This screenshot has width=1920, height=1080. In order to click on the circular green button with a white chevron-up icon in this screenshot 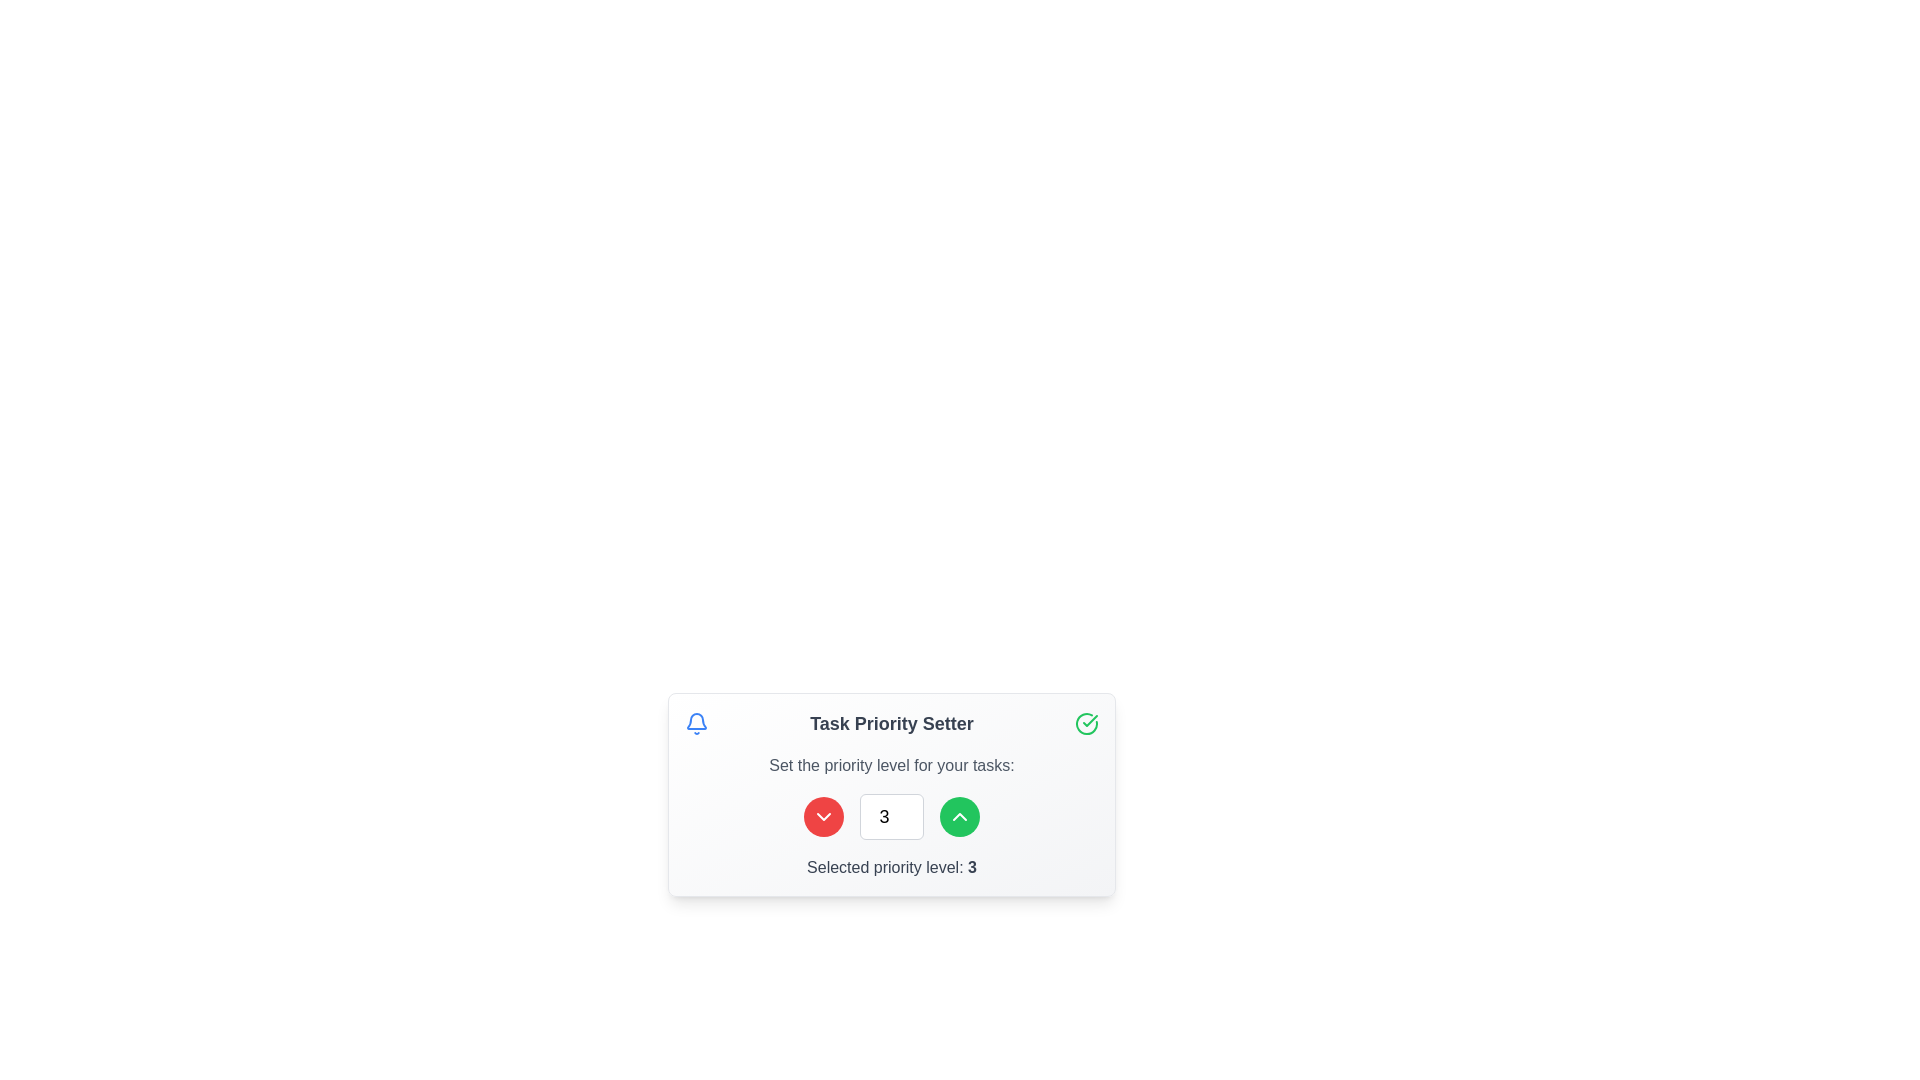, I will do `click(960, 817)`.